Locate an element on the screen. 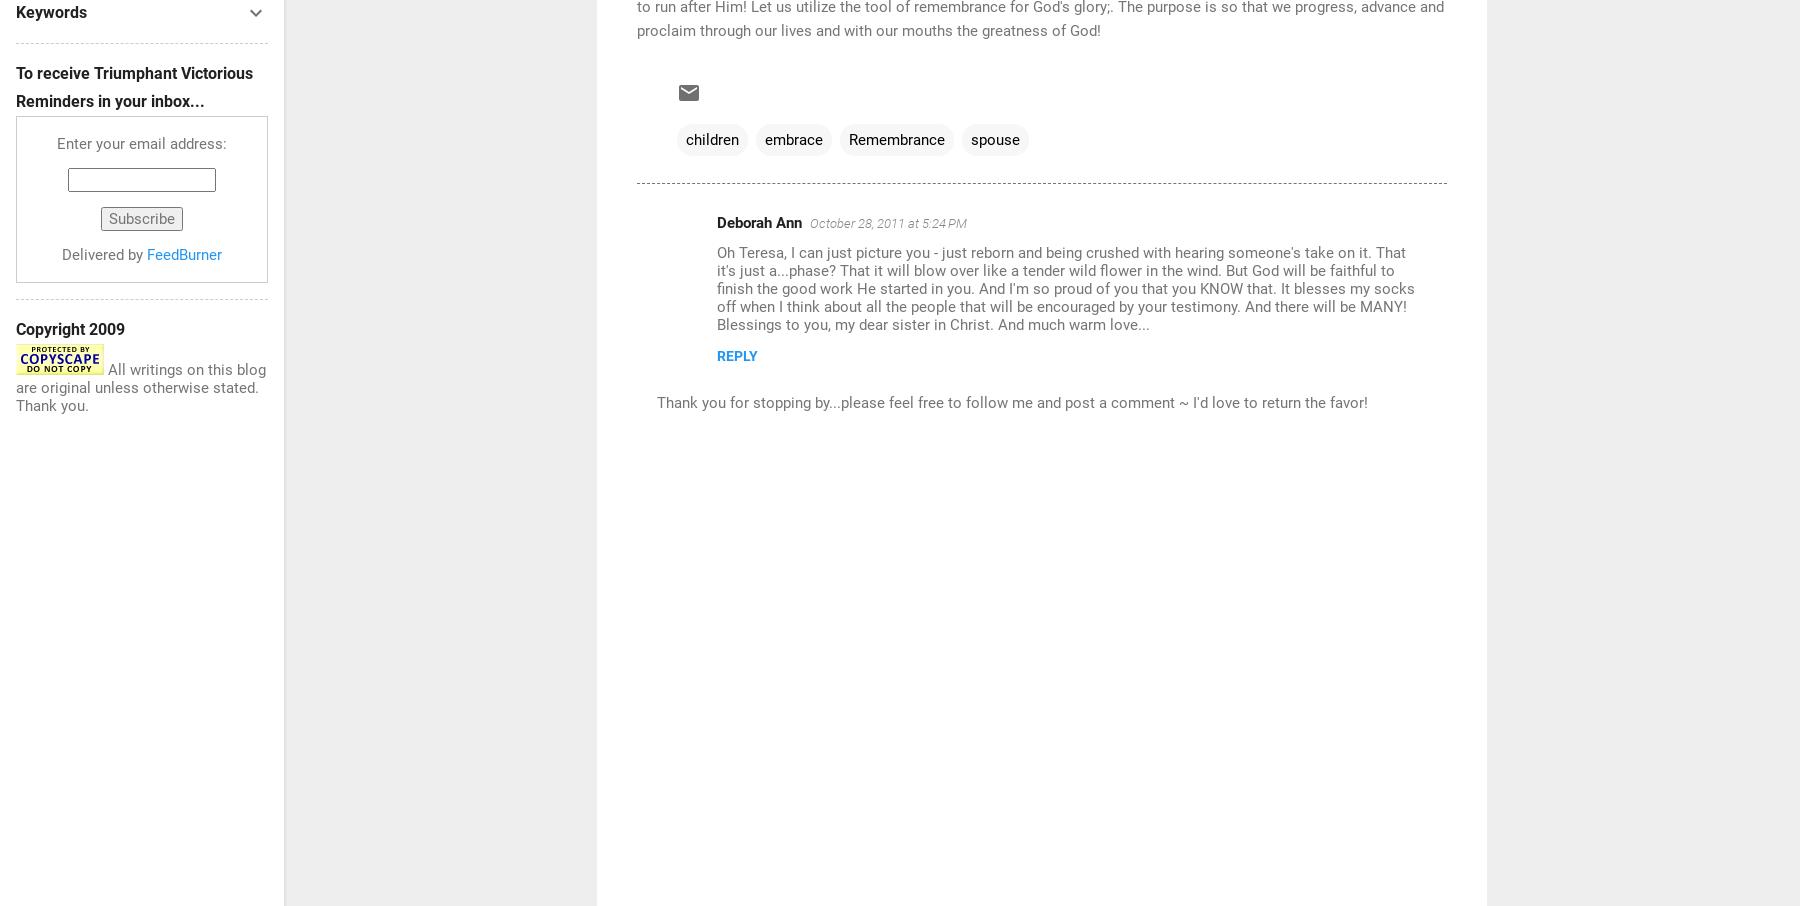 This screenshot has width=1800, height=906. 'Remembrance' is located at coordinates (896, 138).